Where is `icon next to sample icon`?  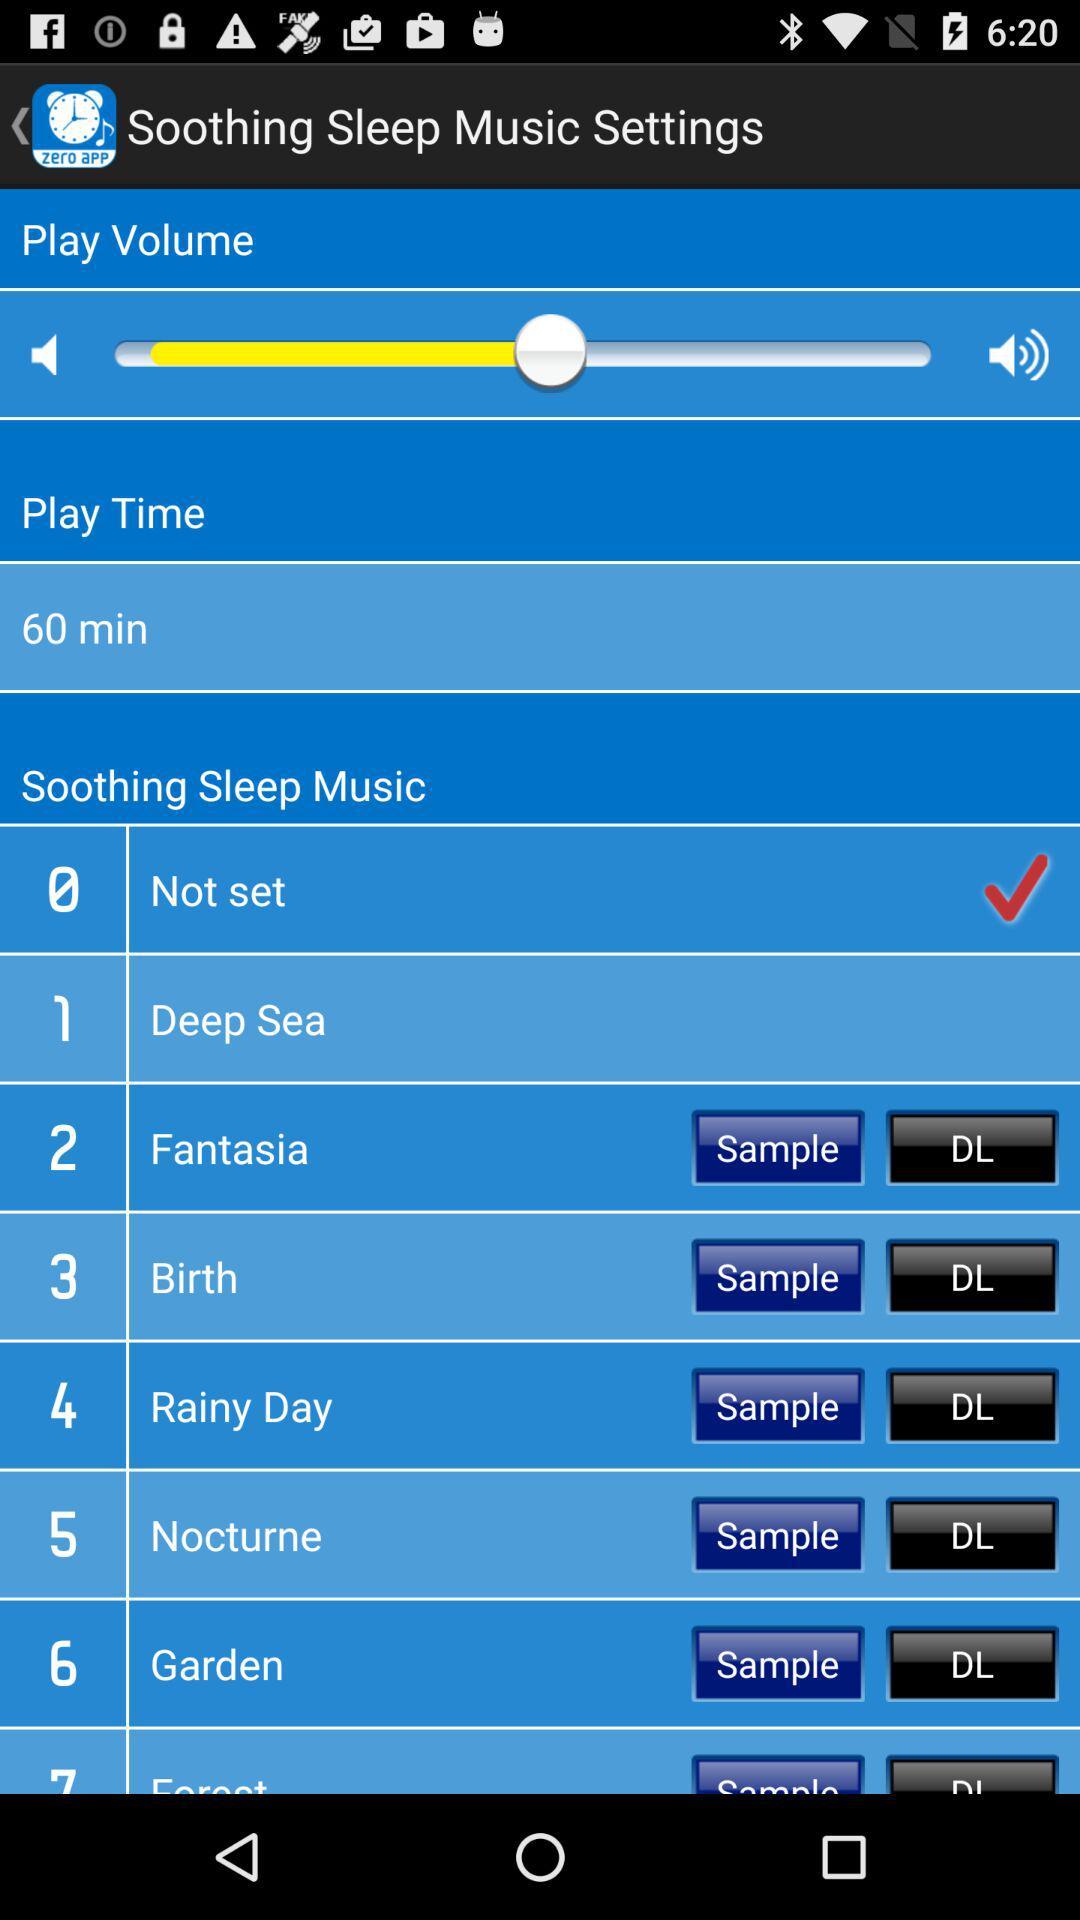 icon next to sample icon is located at coordinates (409, 1275).